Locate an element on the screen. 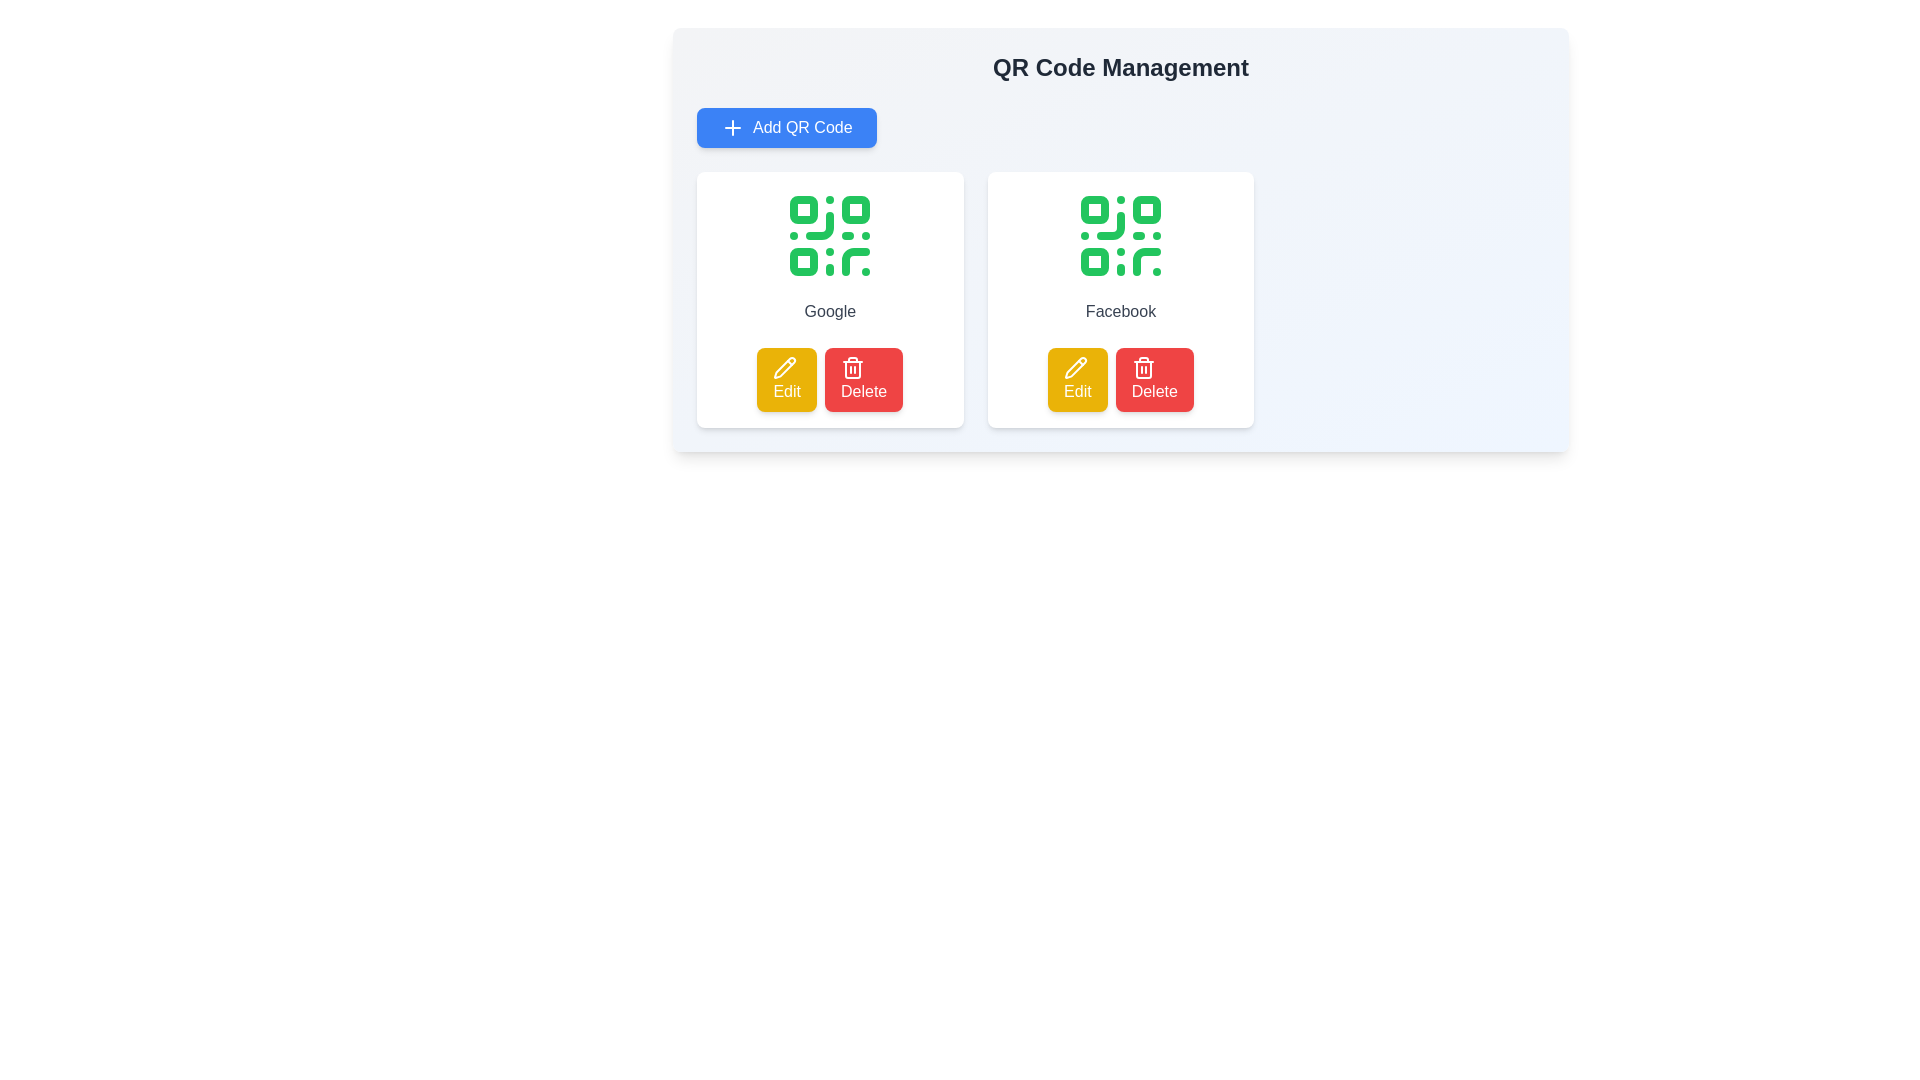  the QR code icon representing 'Google', located at the top center of the left card in a two-card layout is located at coordinates (830, 234).